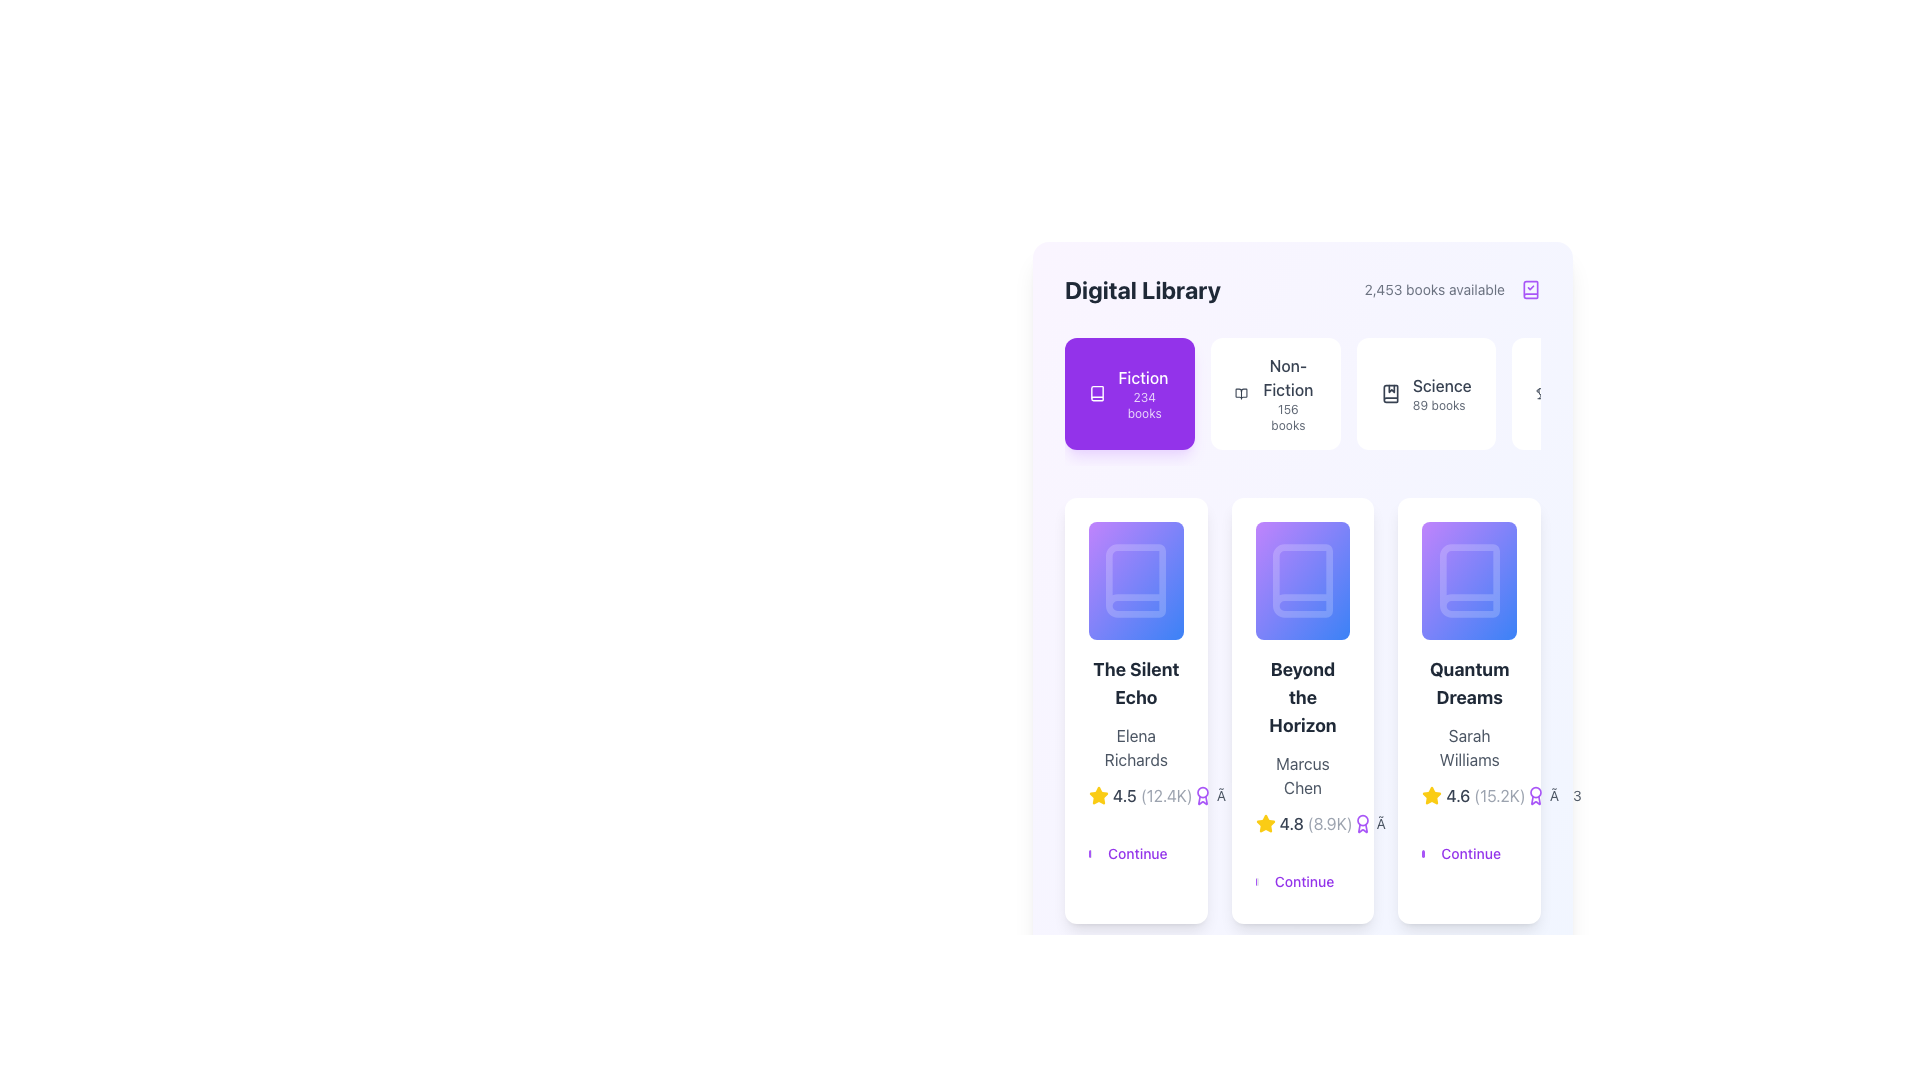 The image size is (1920, 1080). What do you see at coordinates (1442, 393) in the screenshot?
I see `the 'Science' category label text block` at bounding box center [1442, 393].